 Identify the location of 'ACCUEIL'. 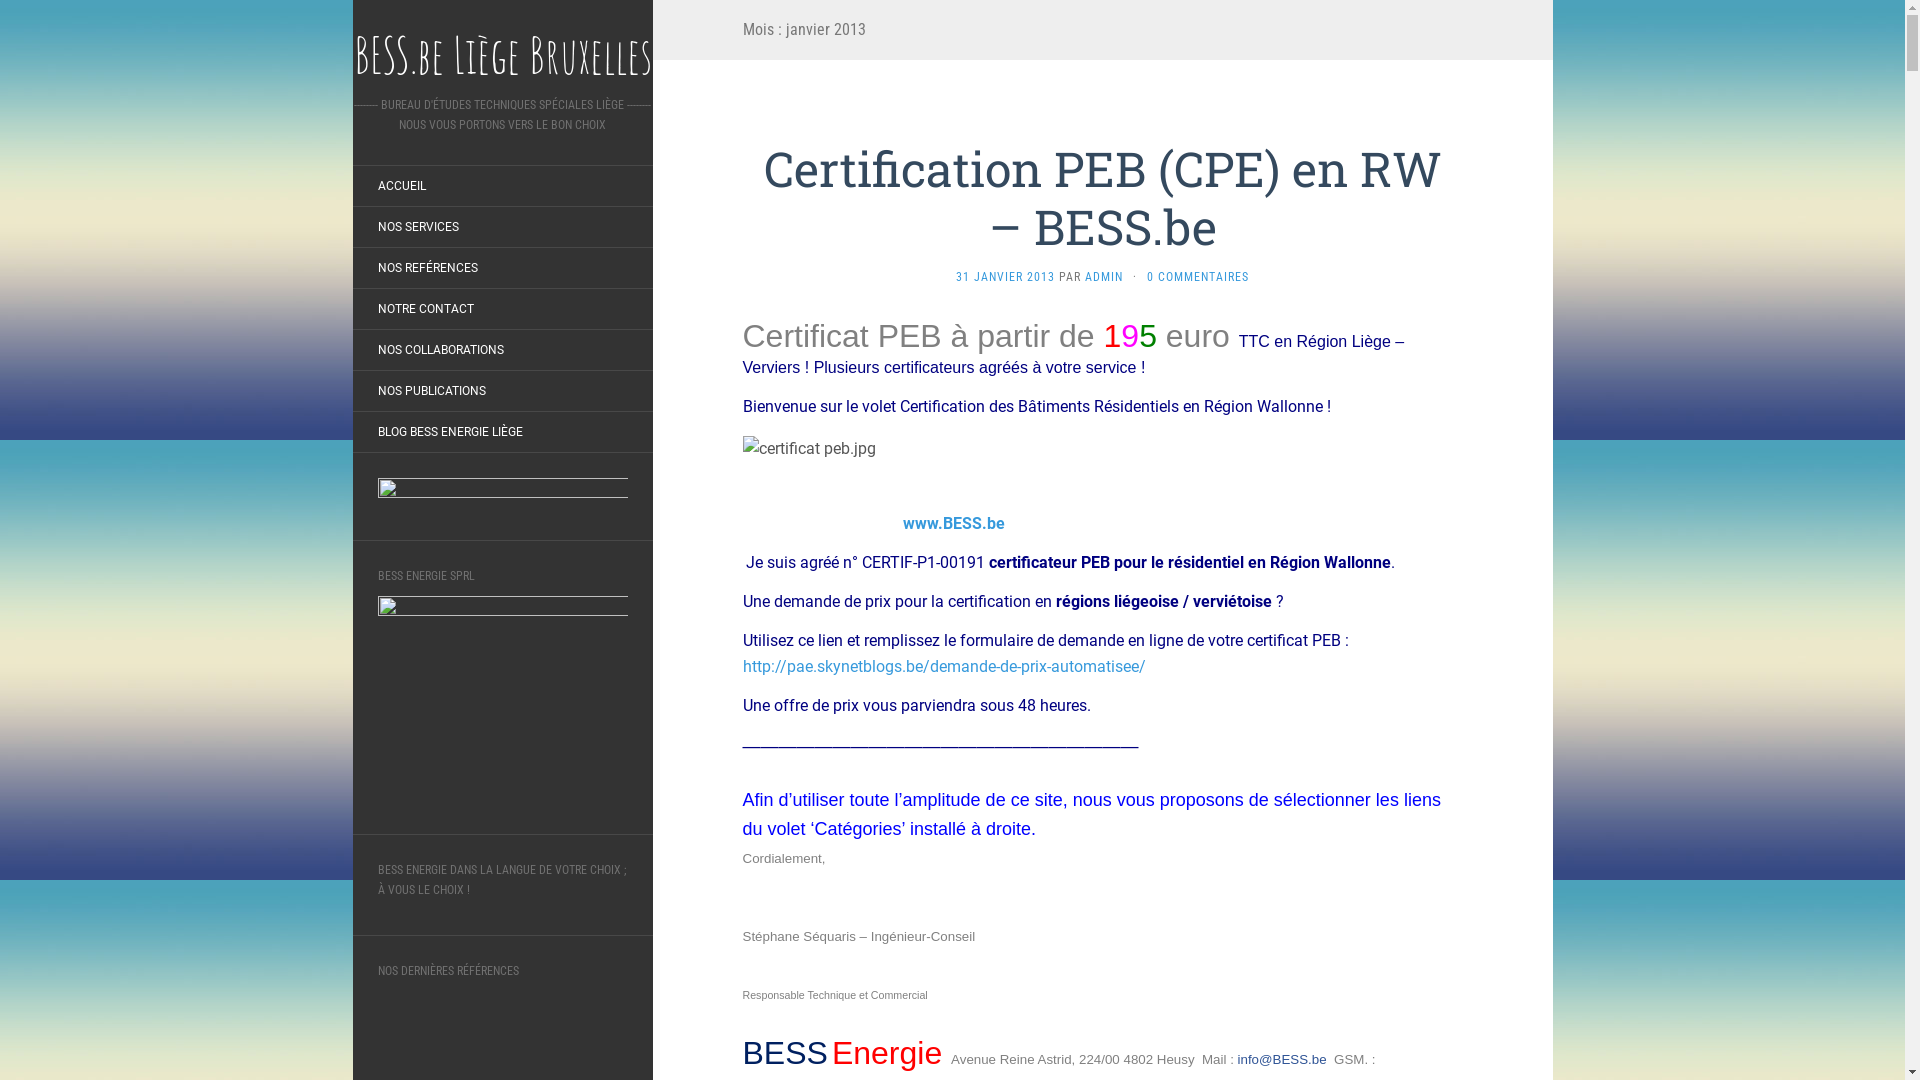
(400, 185).